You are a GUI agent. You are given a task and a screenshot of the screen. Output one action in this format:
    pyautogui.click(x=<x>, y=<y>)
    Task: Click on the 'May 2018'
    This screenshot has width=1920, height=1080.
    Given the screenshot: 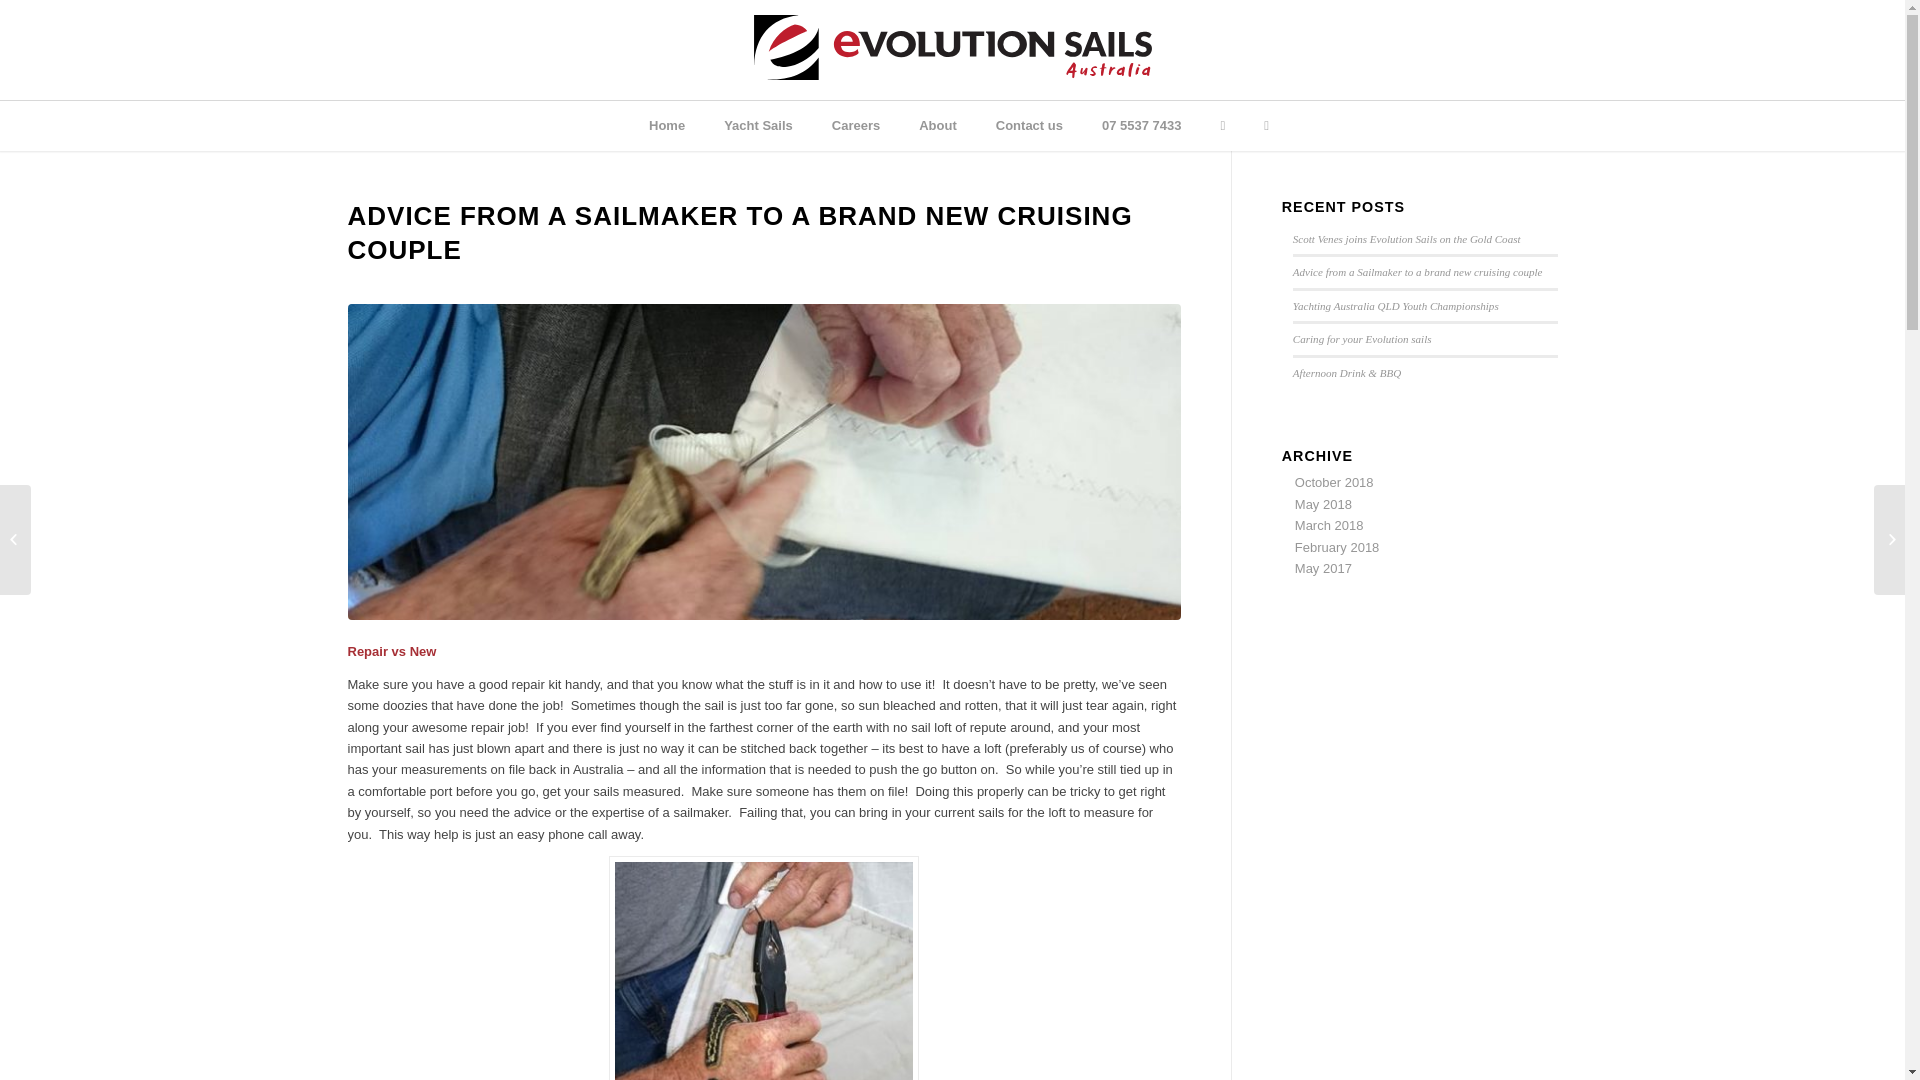 What is the action you would take?
    pyautogui.click(x=1323, y=503)
    